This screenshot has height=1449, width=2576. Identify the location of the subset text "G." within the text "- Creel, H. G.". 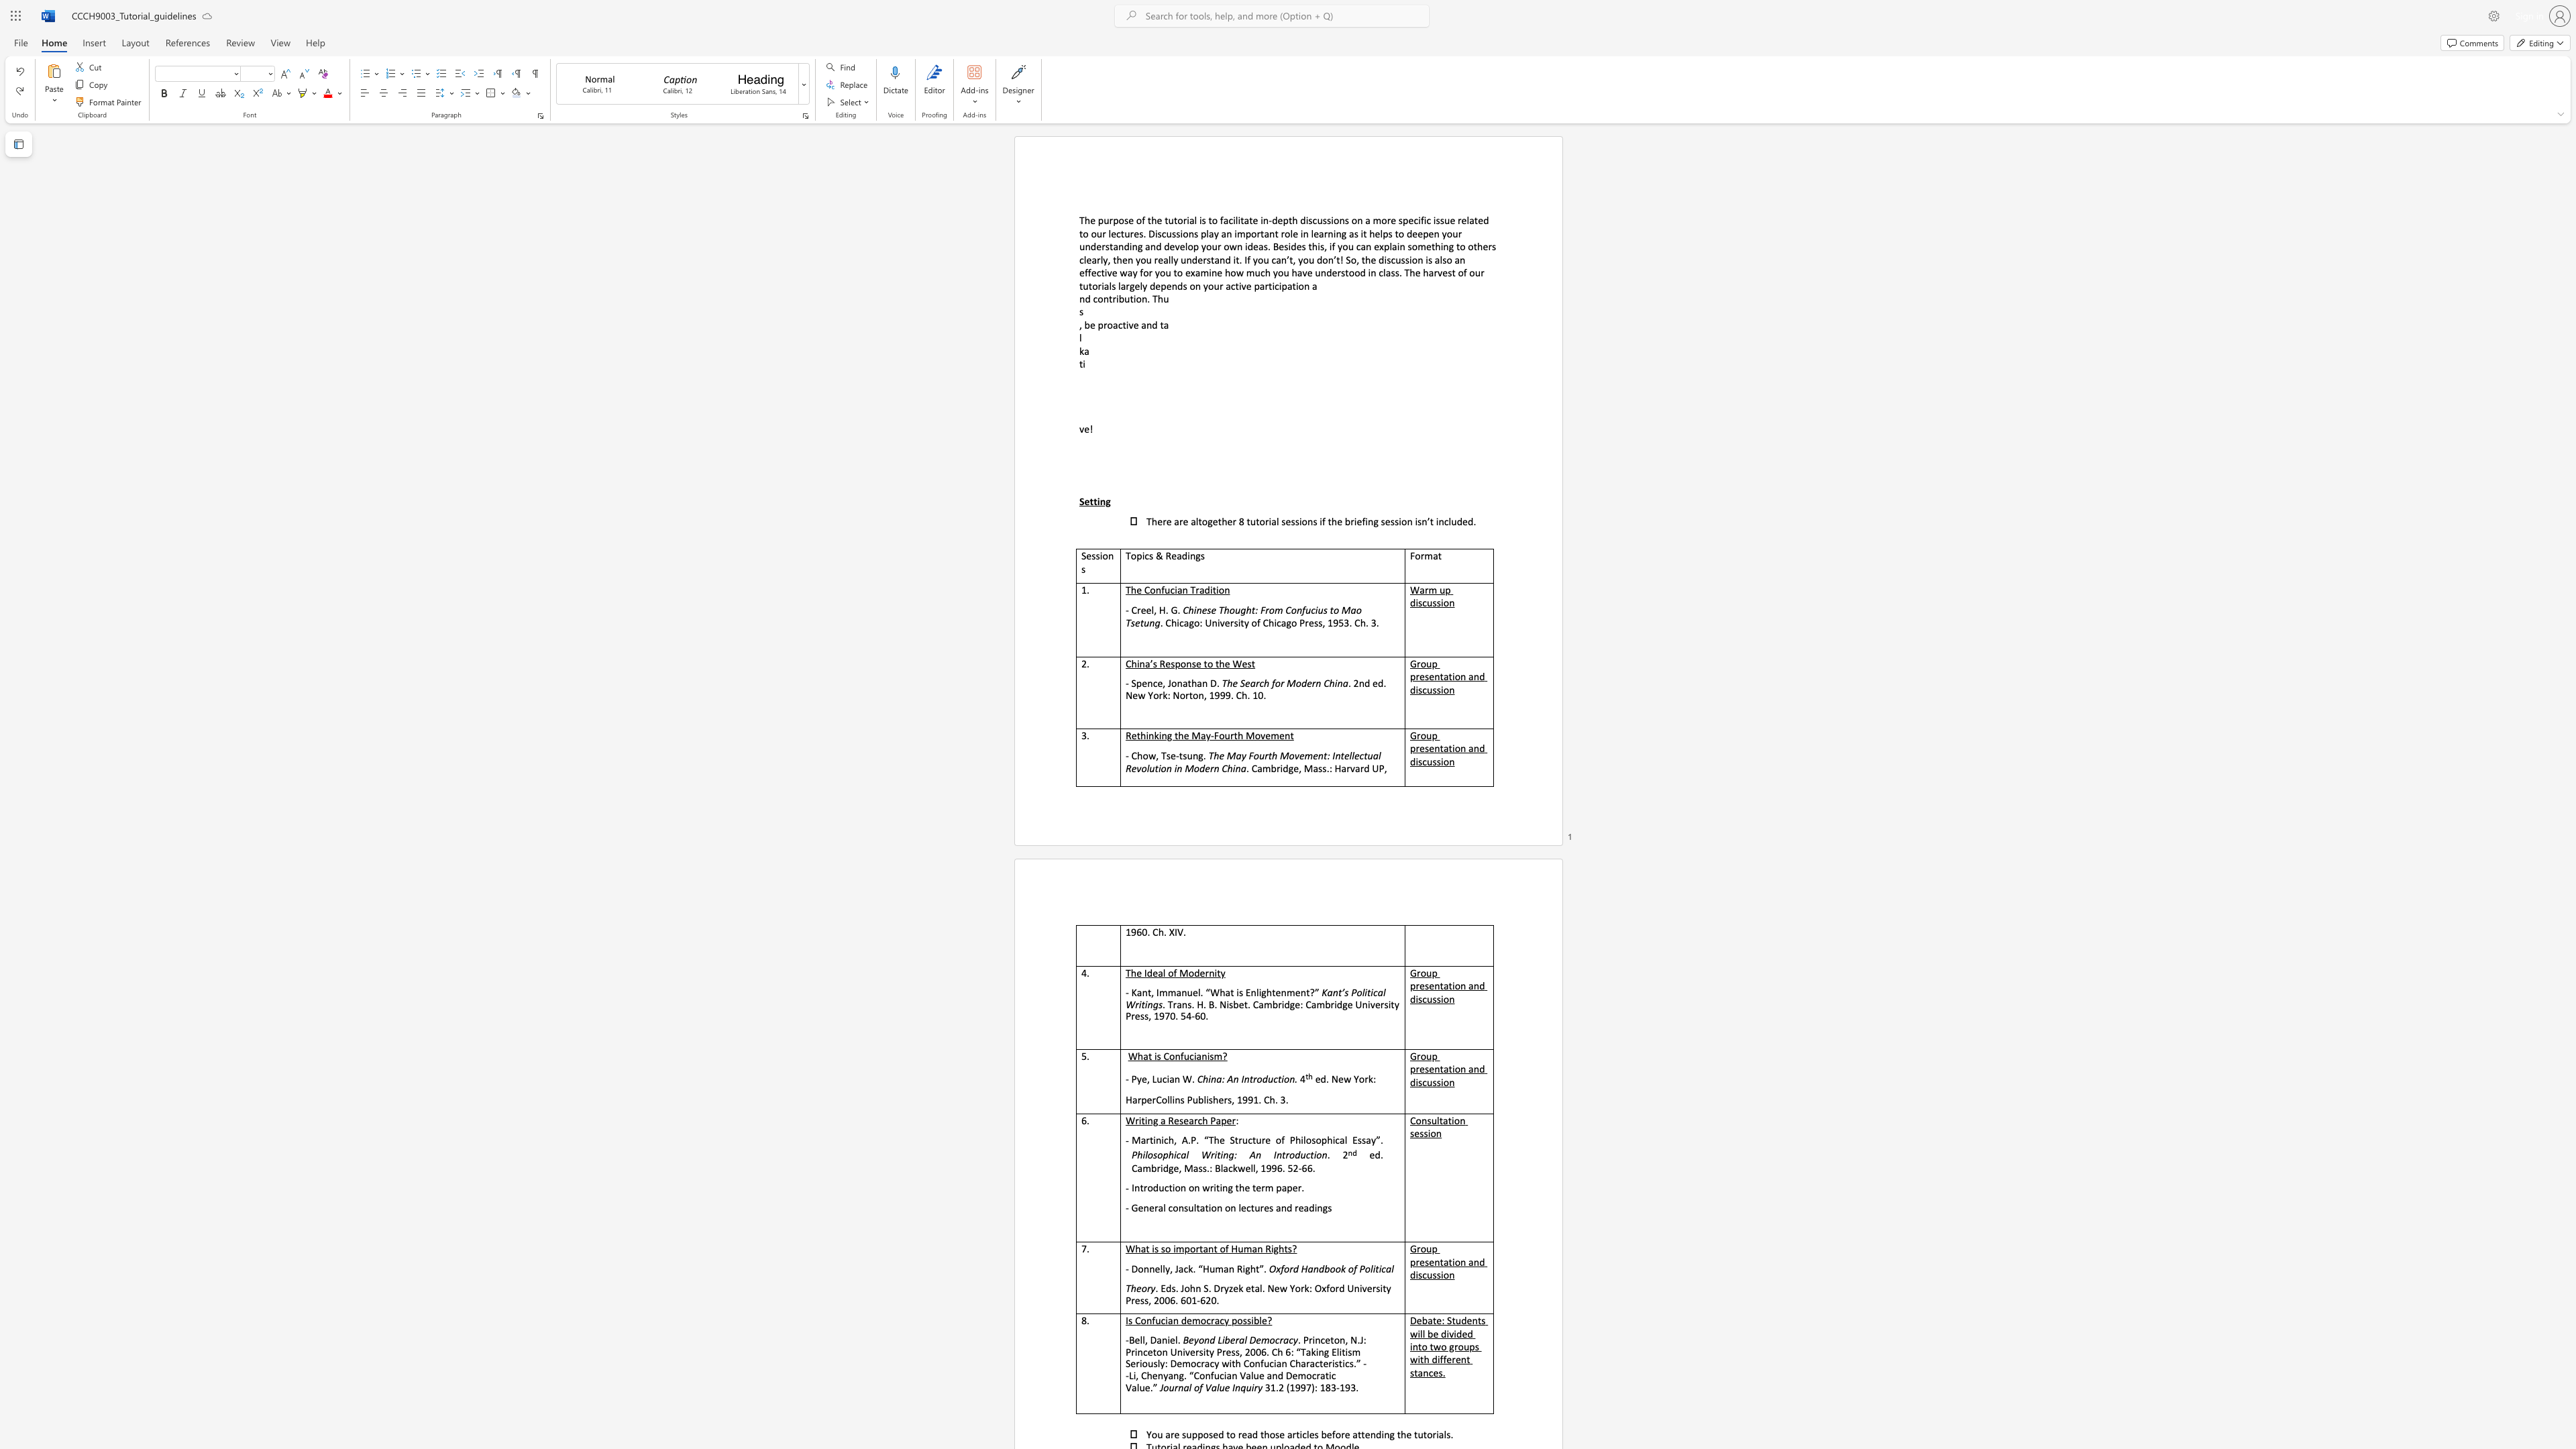
(1169, 608).